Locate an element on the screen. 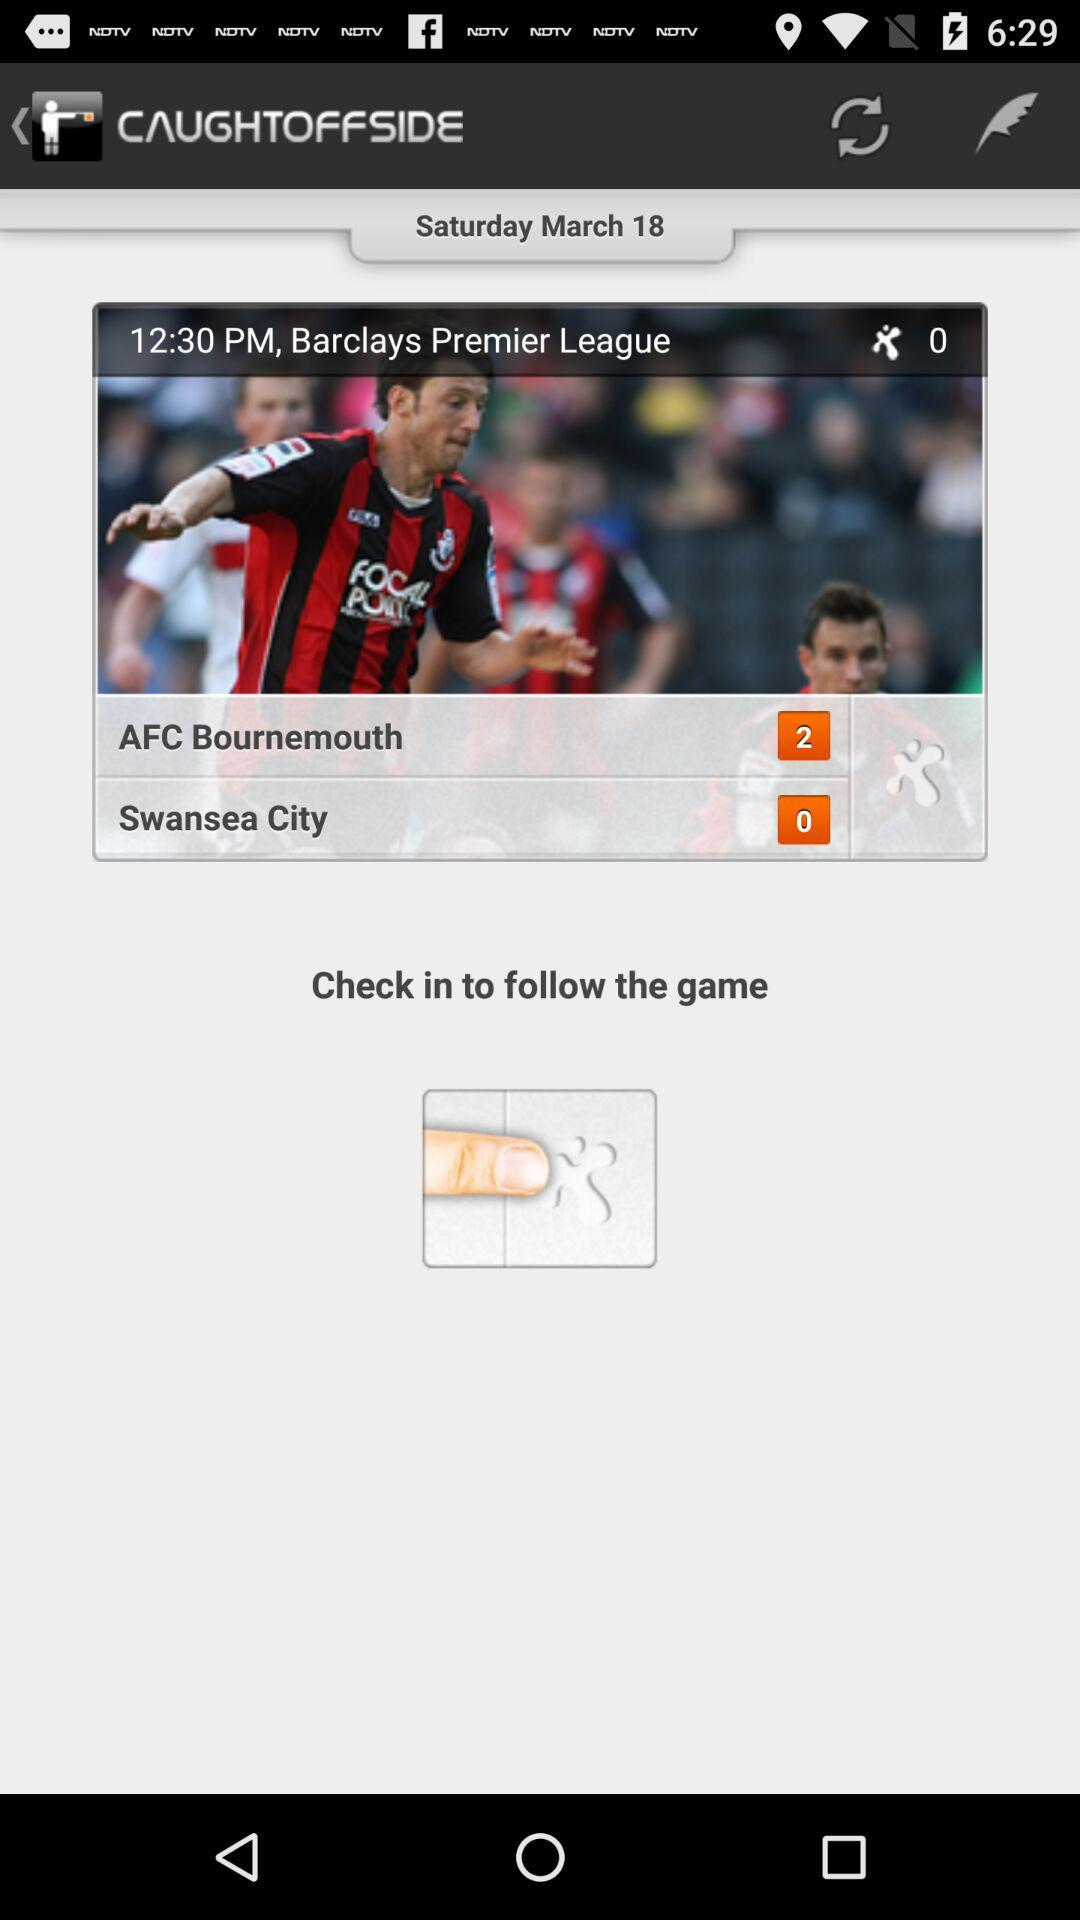  item below 12 30 pm icon is located at coordinates (459, 734).